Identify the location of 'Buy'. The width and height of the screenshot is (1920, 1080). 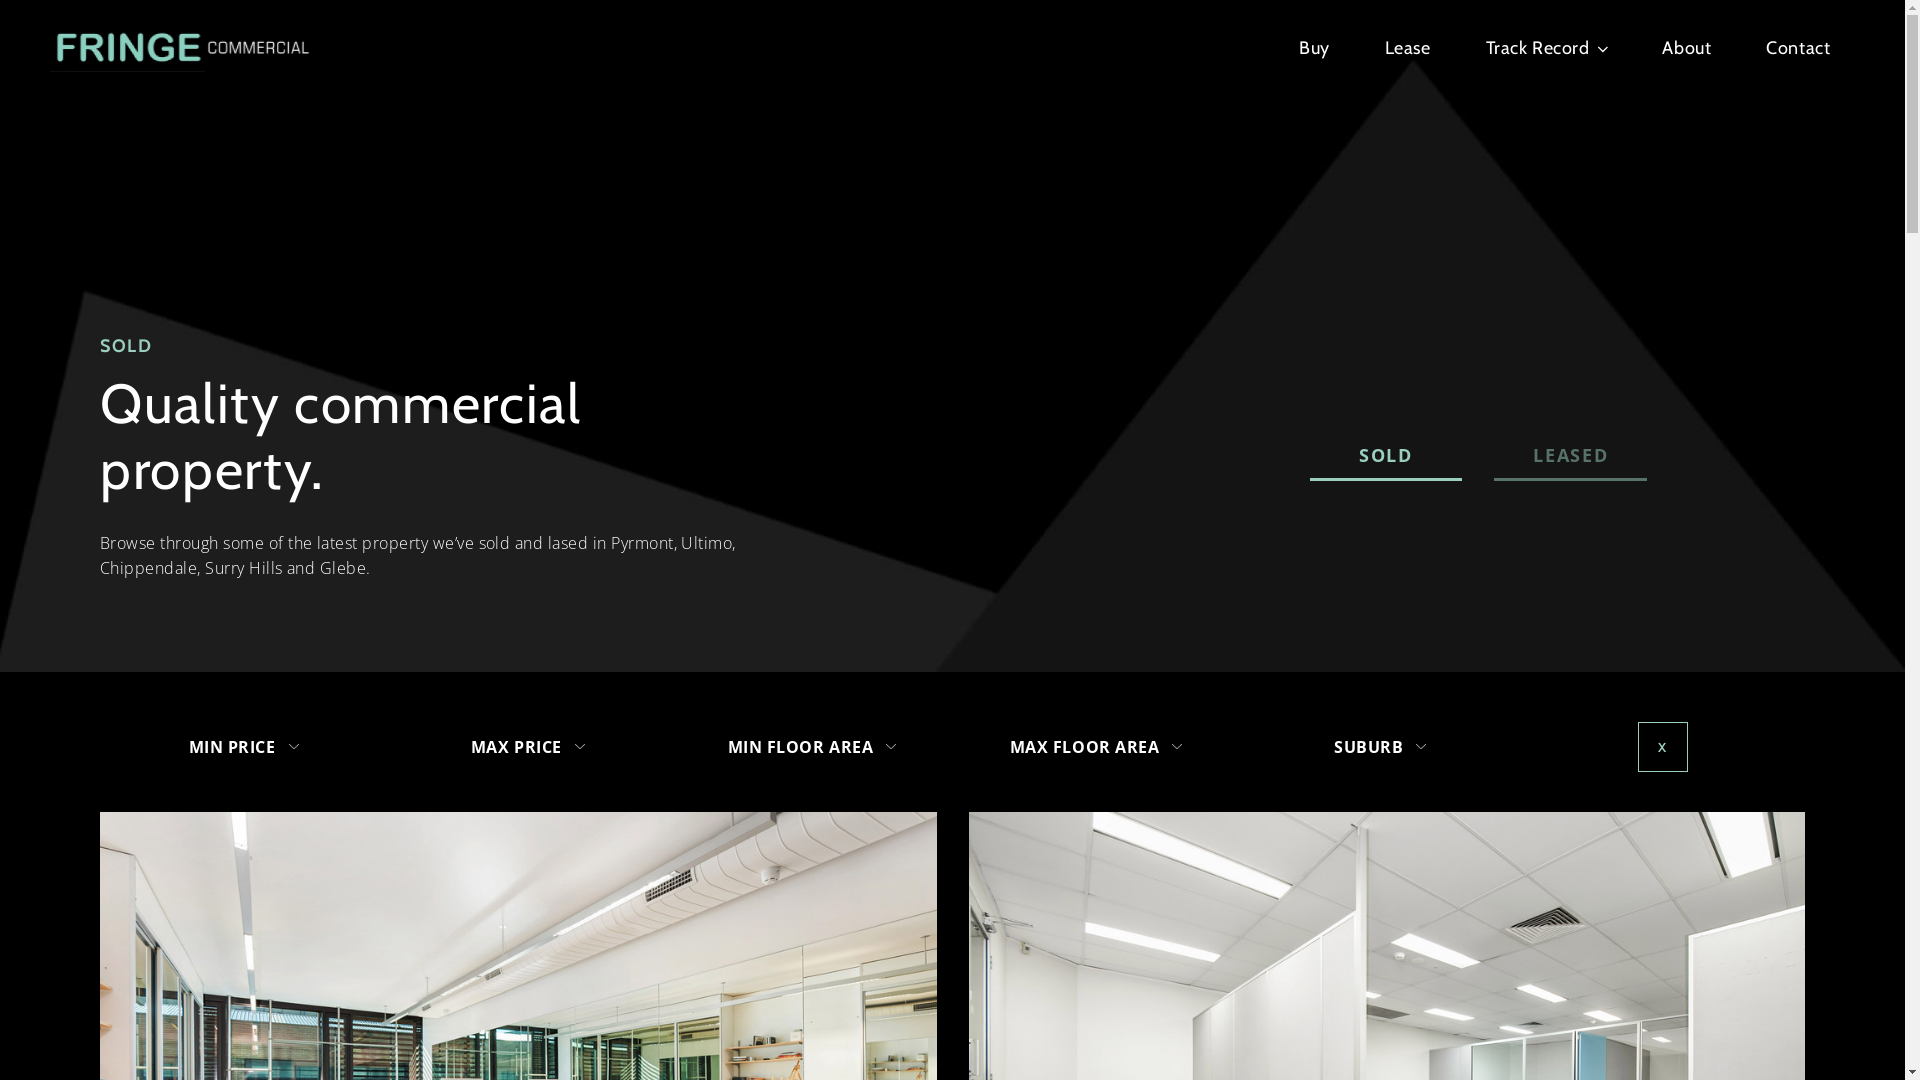
(1314, 47).